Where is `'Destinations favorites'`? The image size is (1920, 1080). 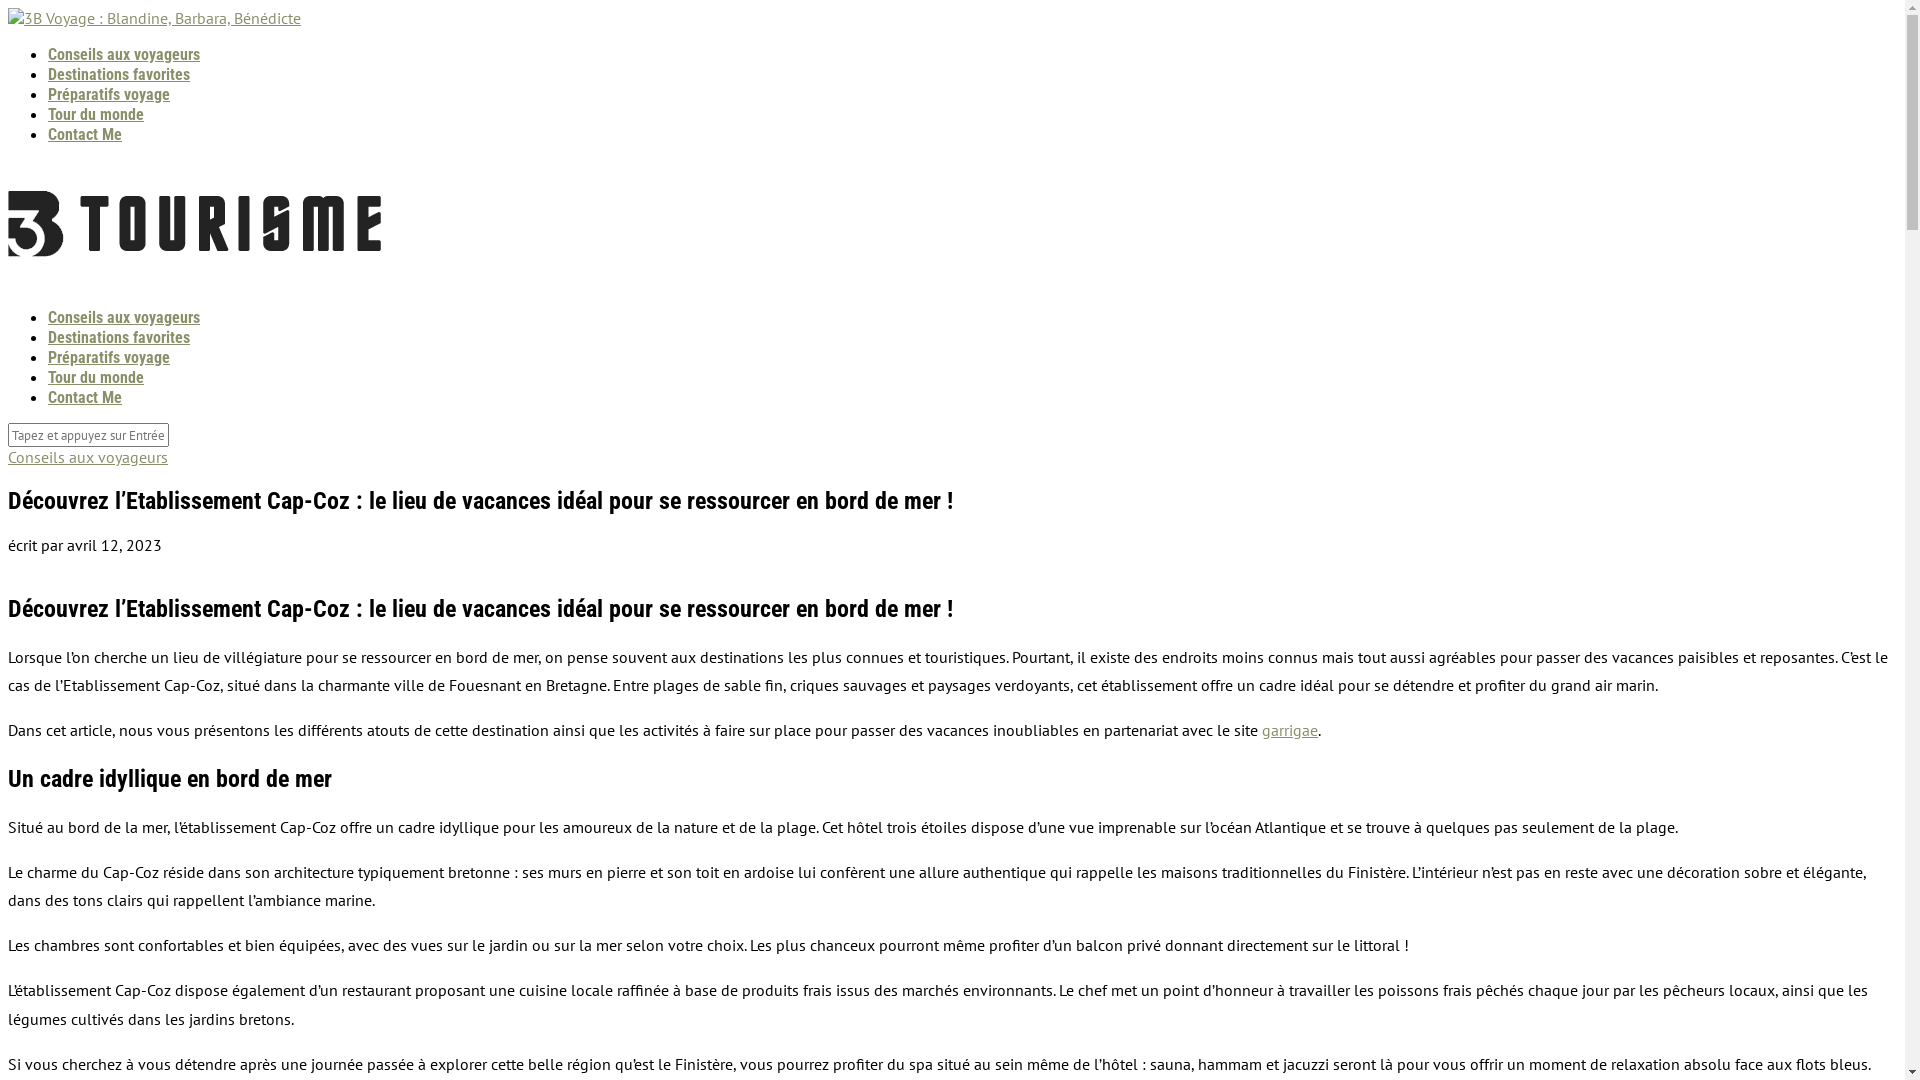
'Destinations favorites' is located at coordinates (118, 73).